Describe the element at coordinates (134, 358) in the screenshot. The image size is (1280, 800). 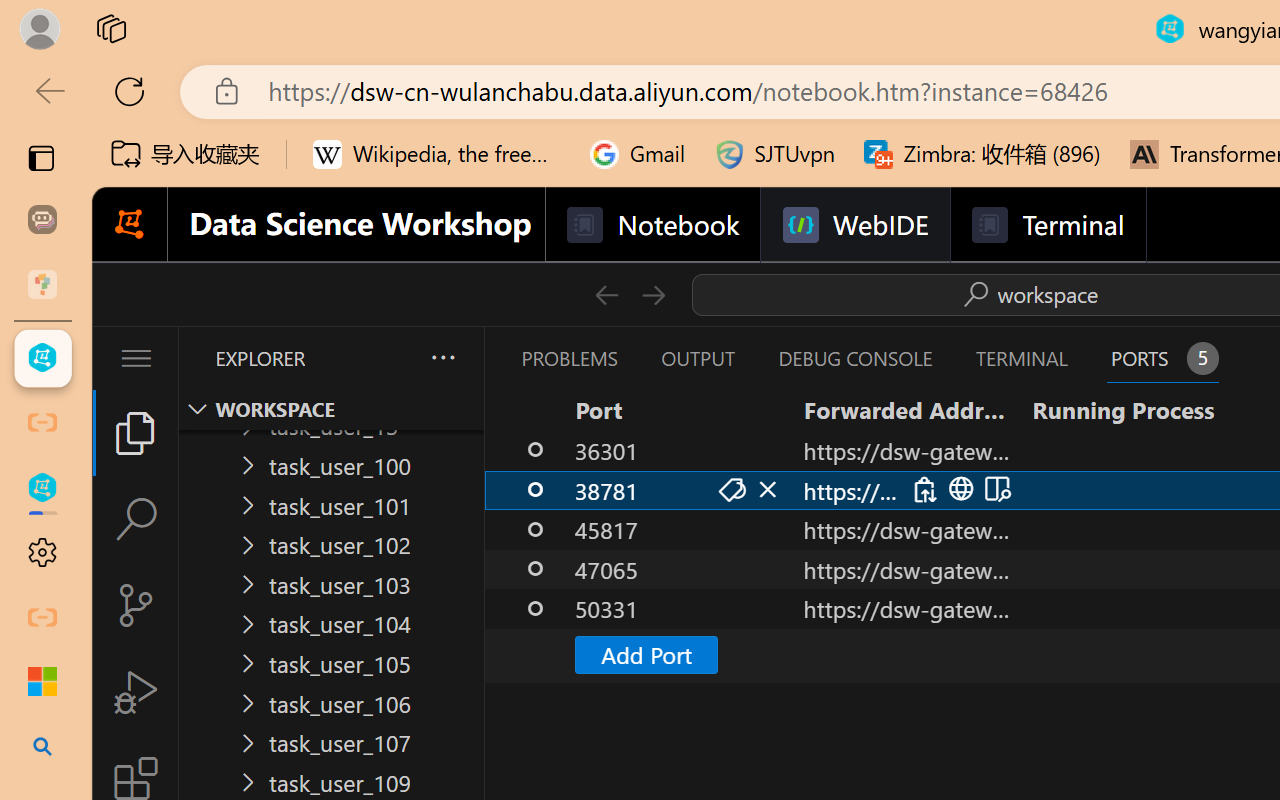
I see `'Class: menubar compact overflow-menu-only'` at that location.